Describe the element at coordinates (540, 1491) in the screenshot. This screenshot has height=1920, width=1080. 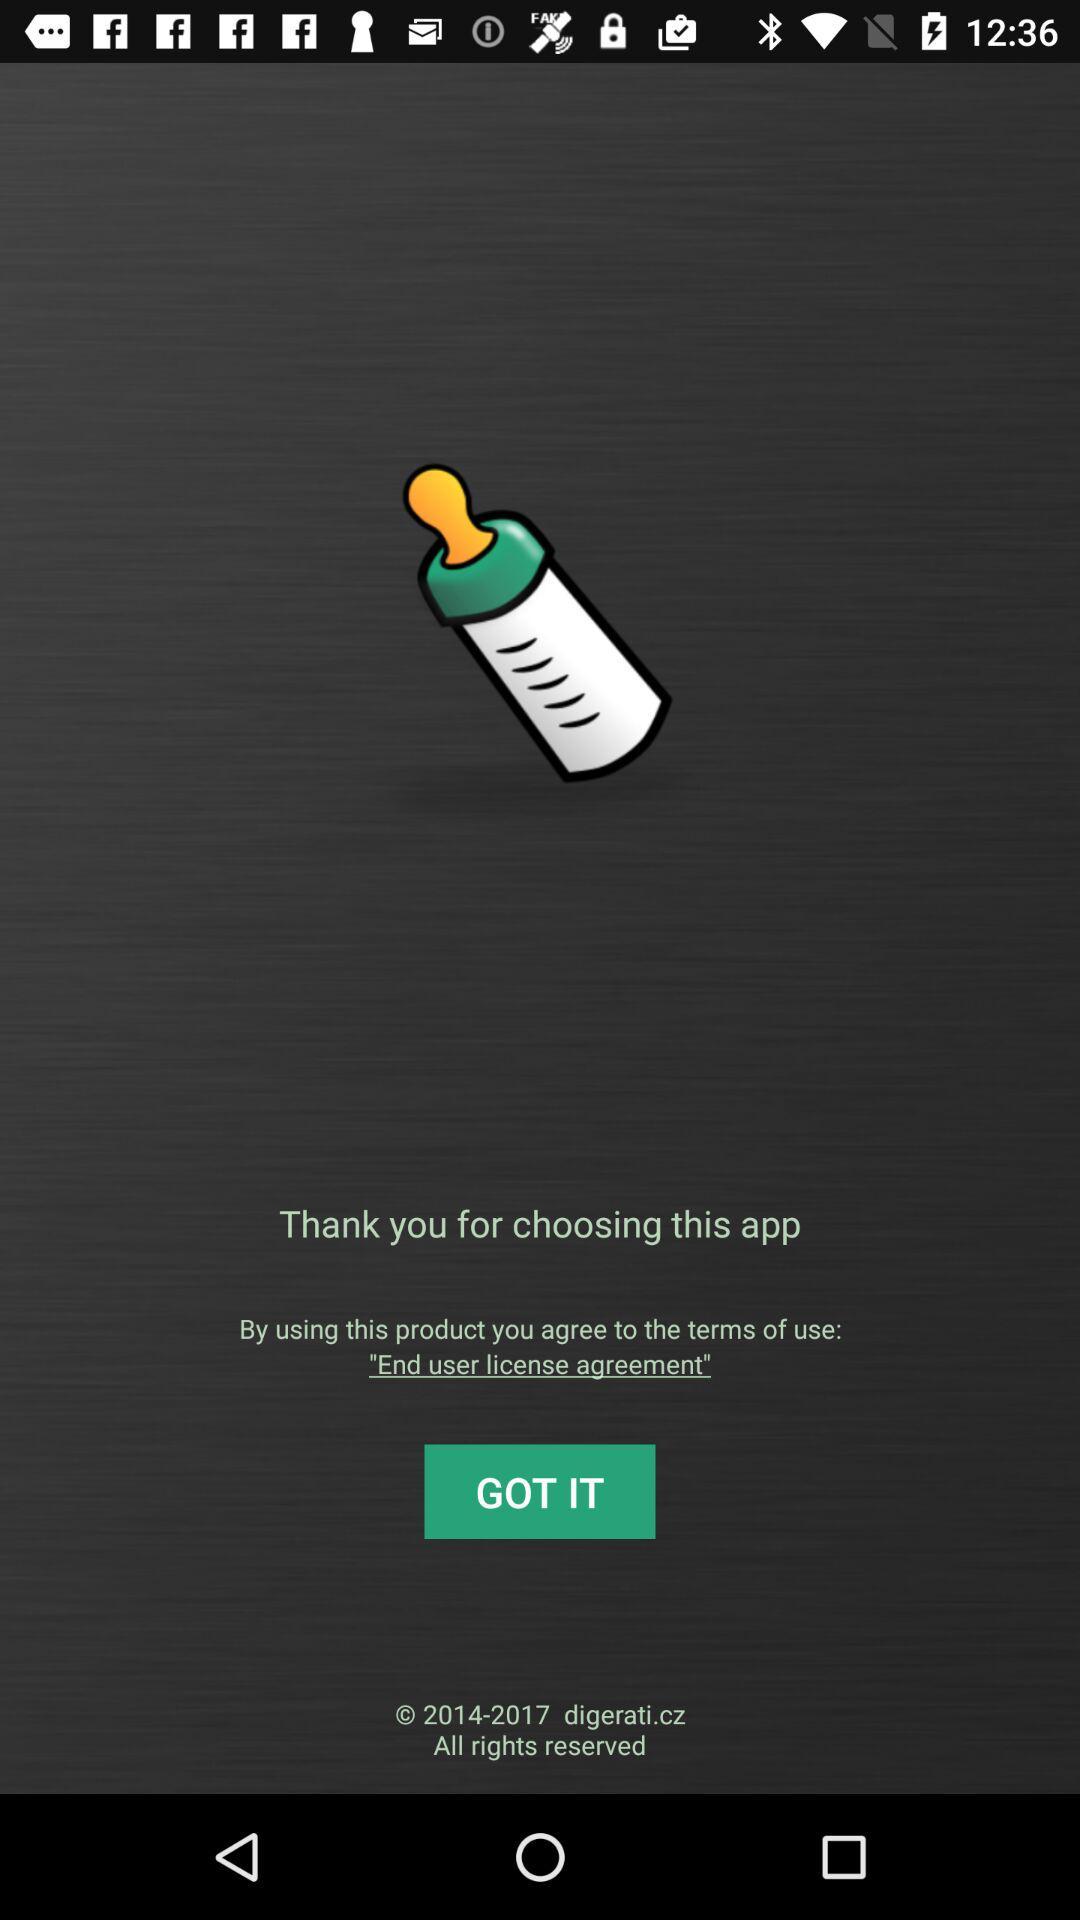
I see `icon above 2014 2017 digerati item` at that location.